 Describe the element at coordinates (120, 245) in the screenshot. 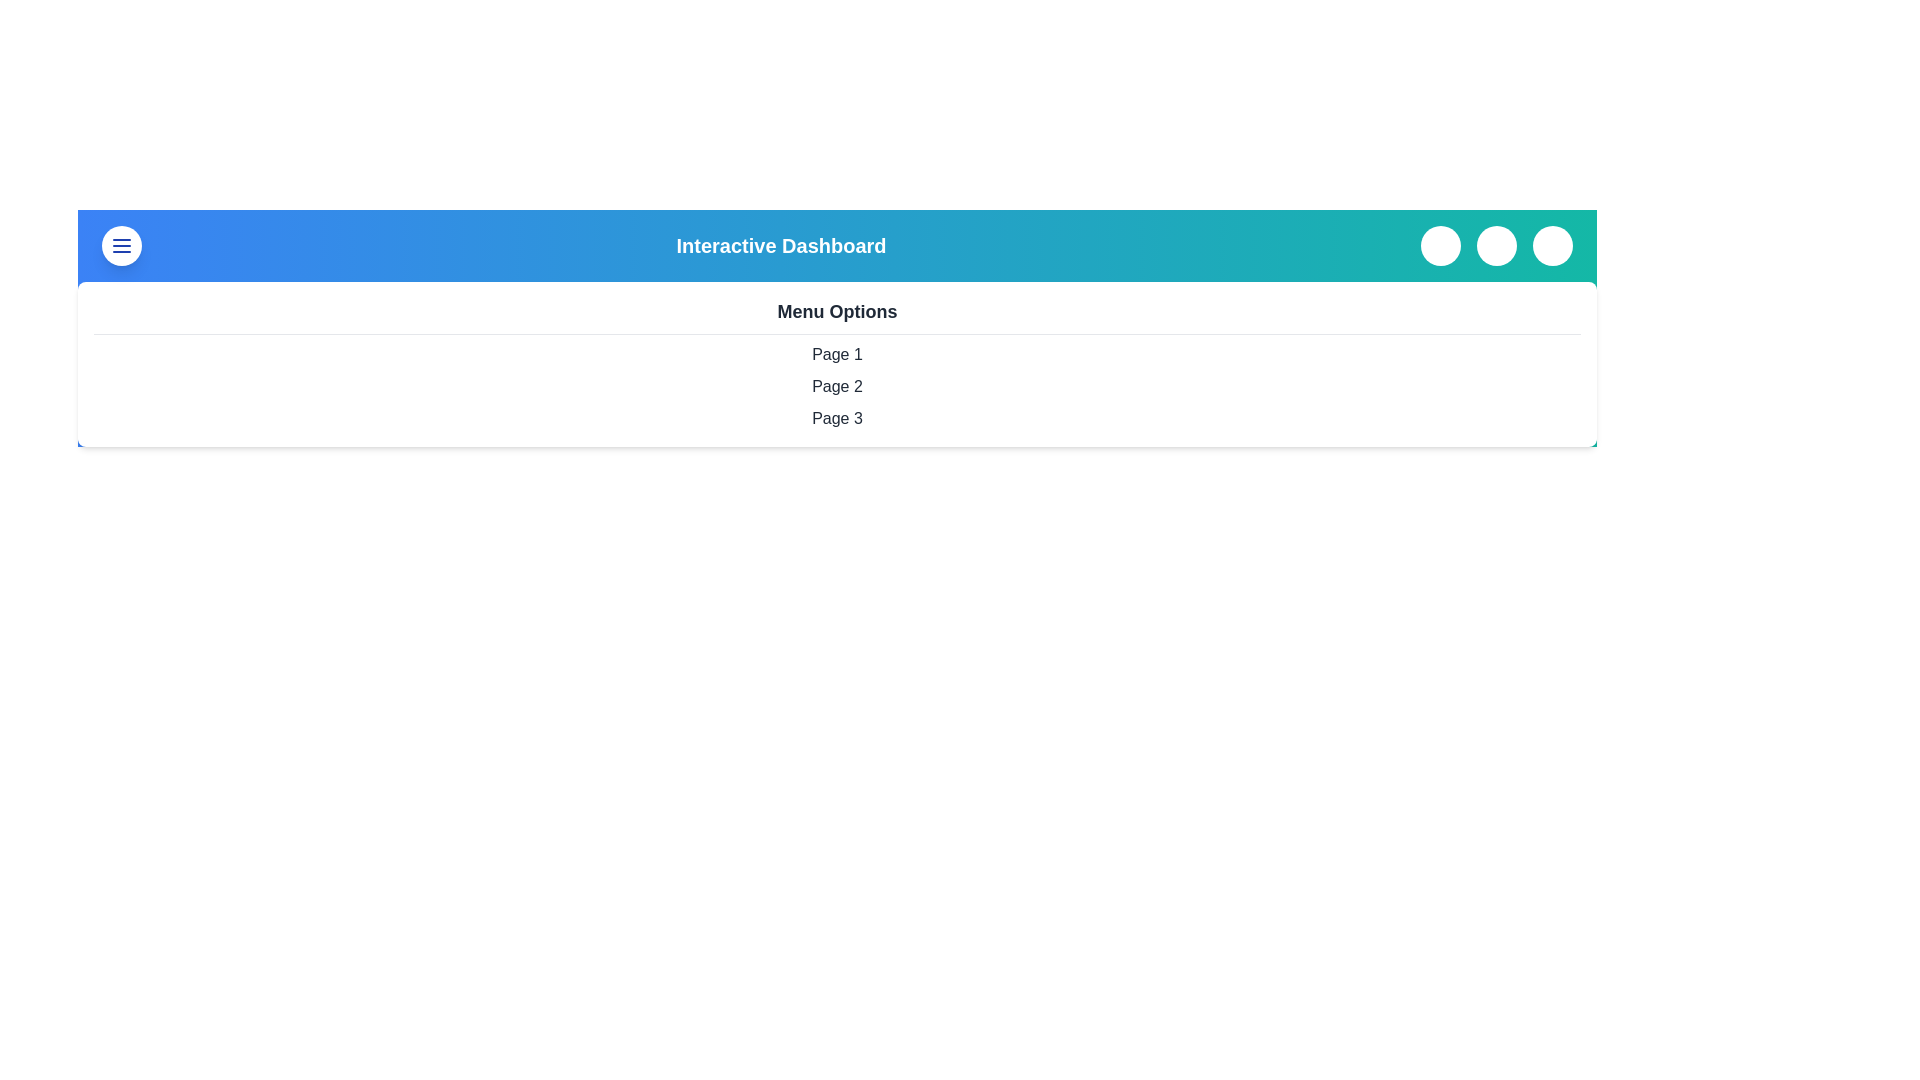

I see `menu button to toggle the menu visibility` at that location.